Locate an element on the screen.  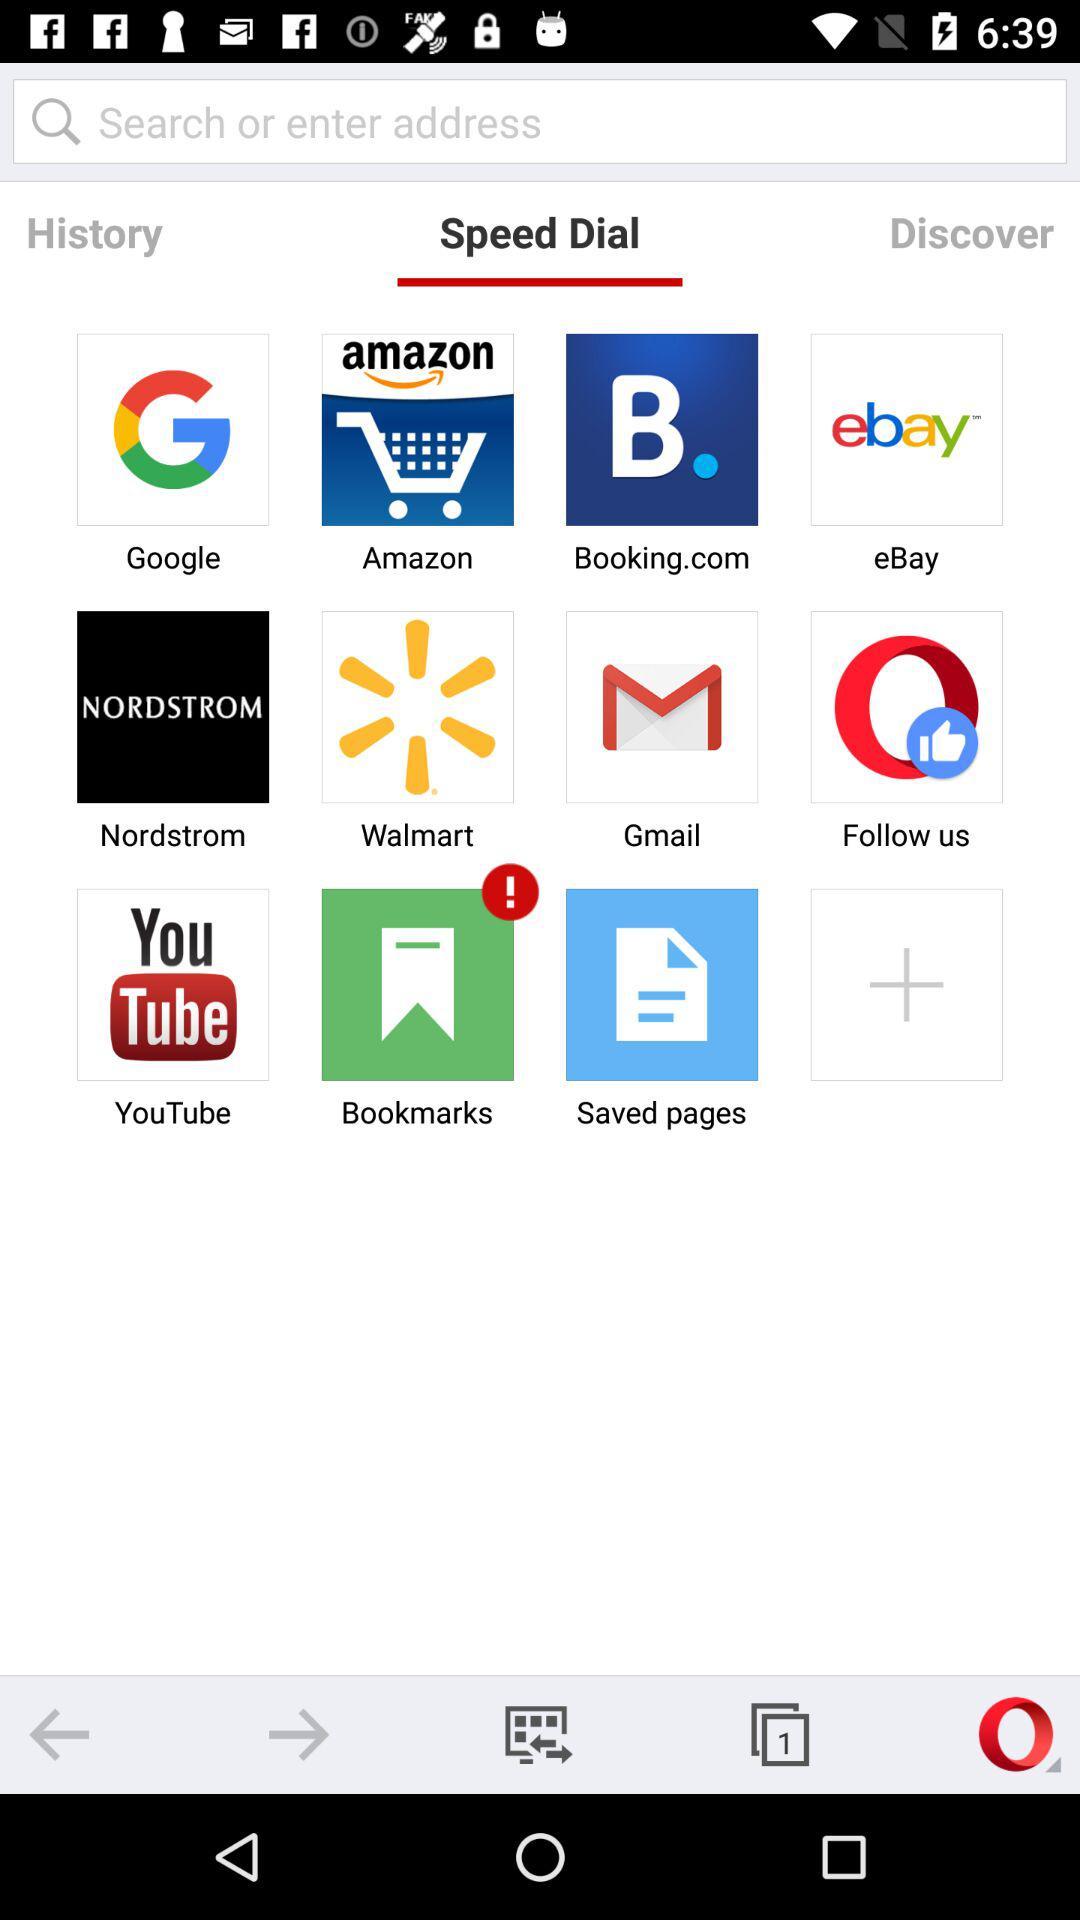
the icon below follow us item is located at coordinates (906, 984).